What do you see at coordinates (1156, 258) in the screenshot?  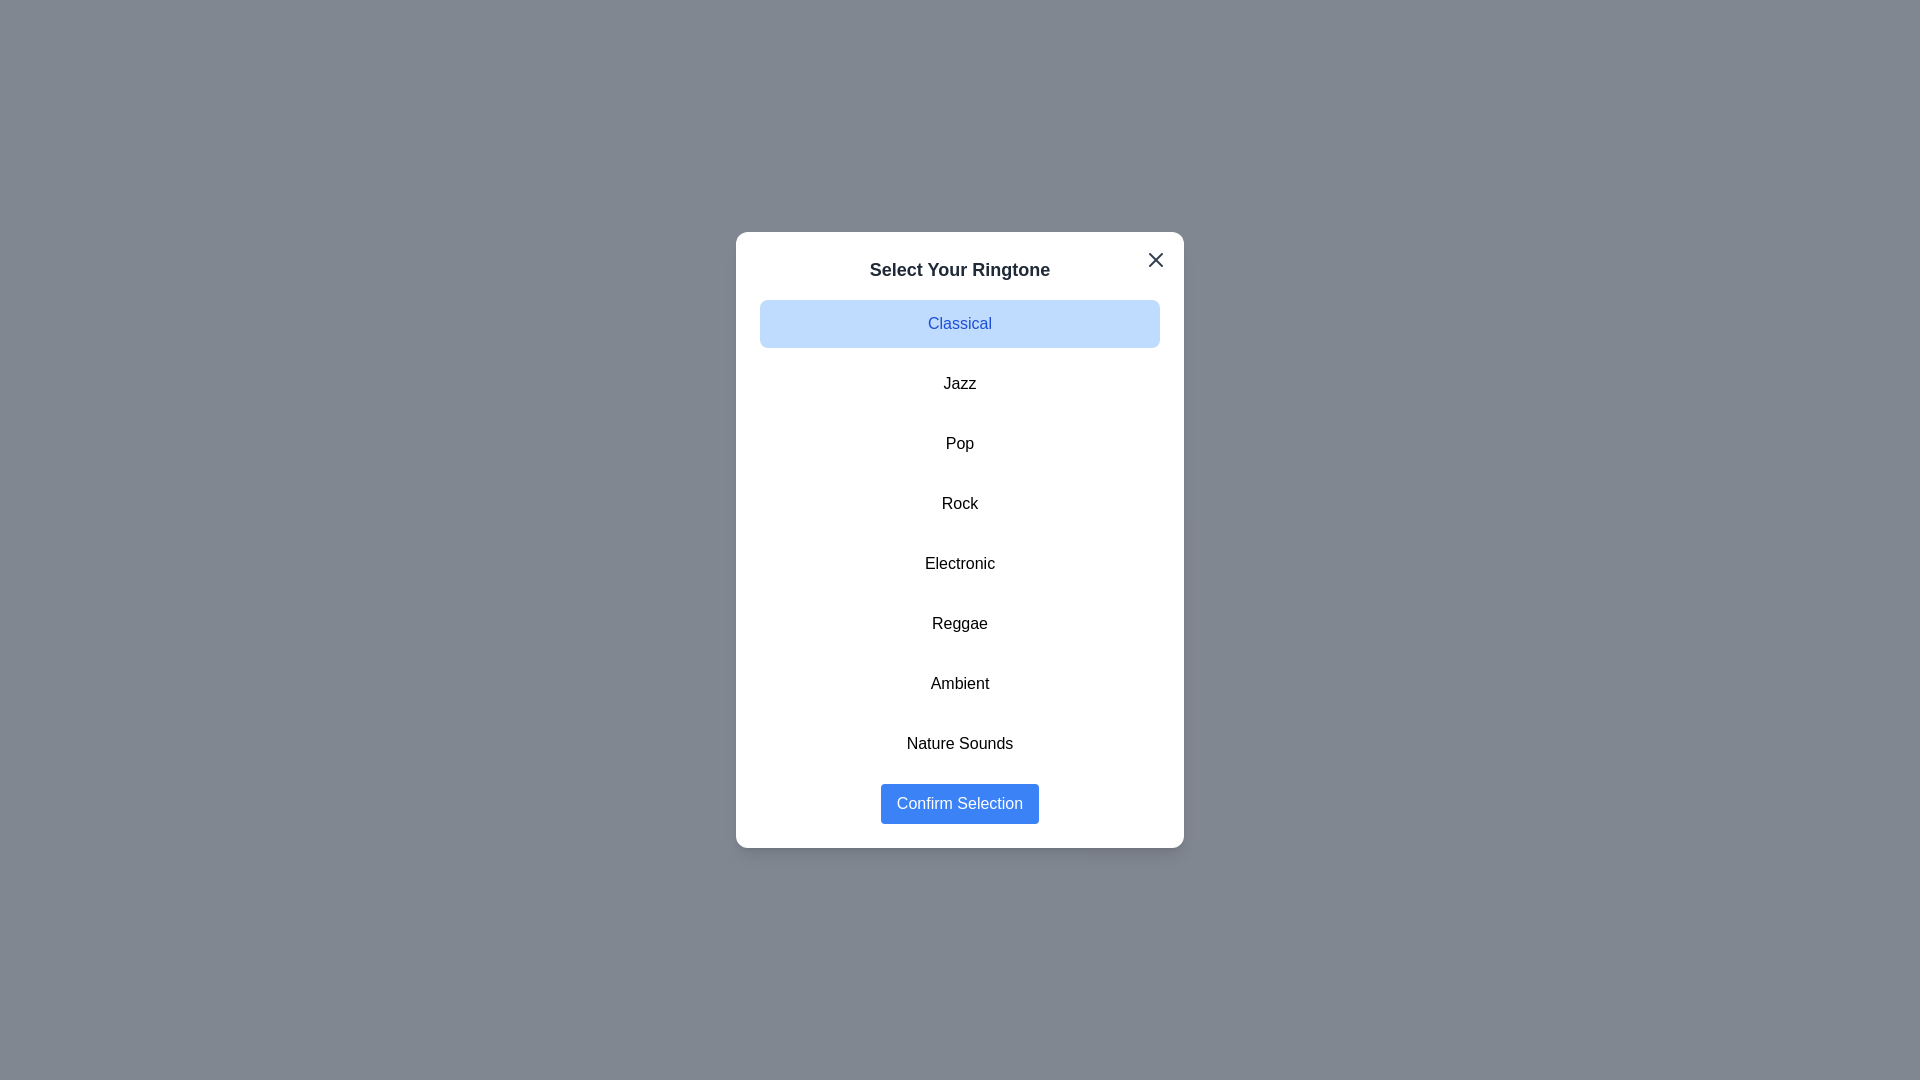 I see `the close button to close the dialog` at bounding box center [1156, 258].